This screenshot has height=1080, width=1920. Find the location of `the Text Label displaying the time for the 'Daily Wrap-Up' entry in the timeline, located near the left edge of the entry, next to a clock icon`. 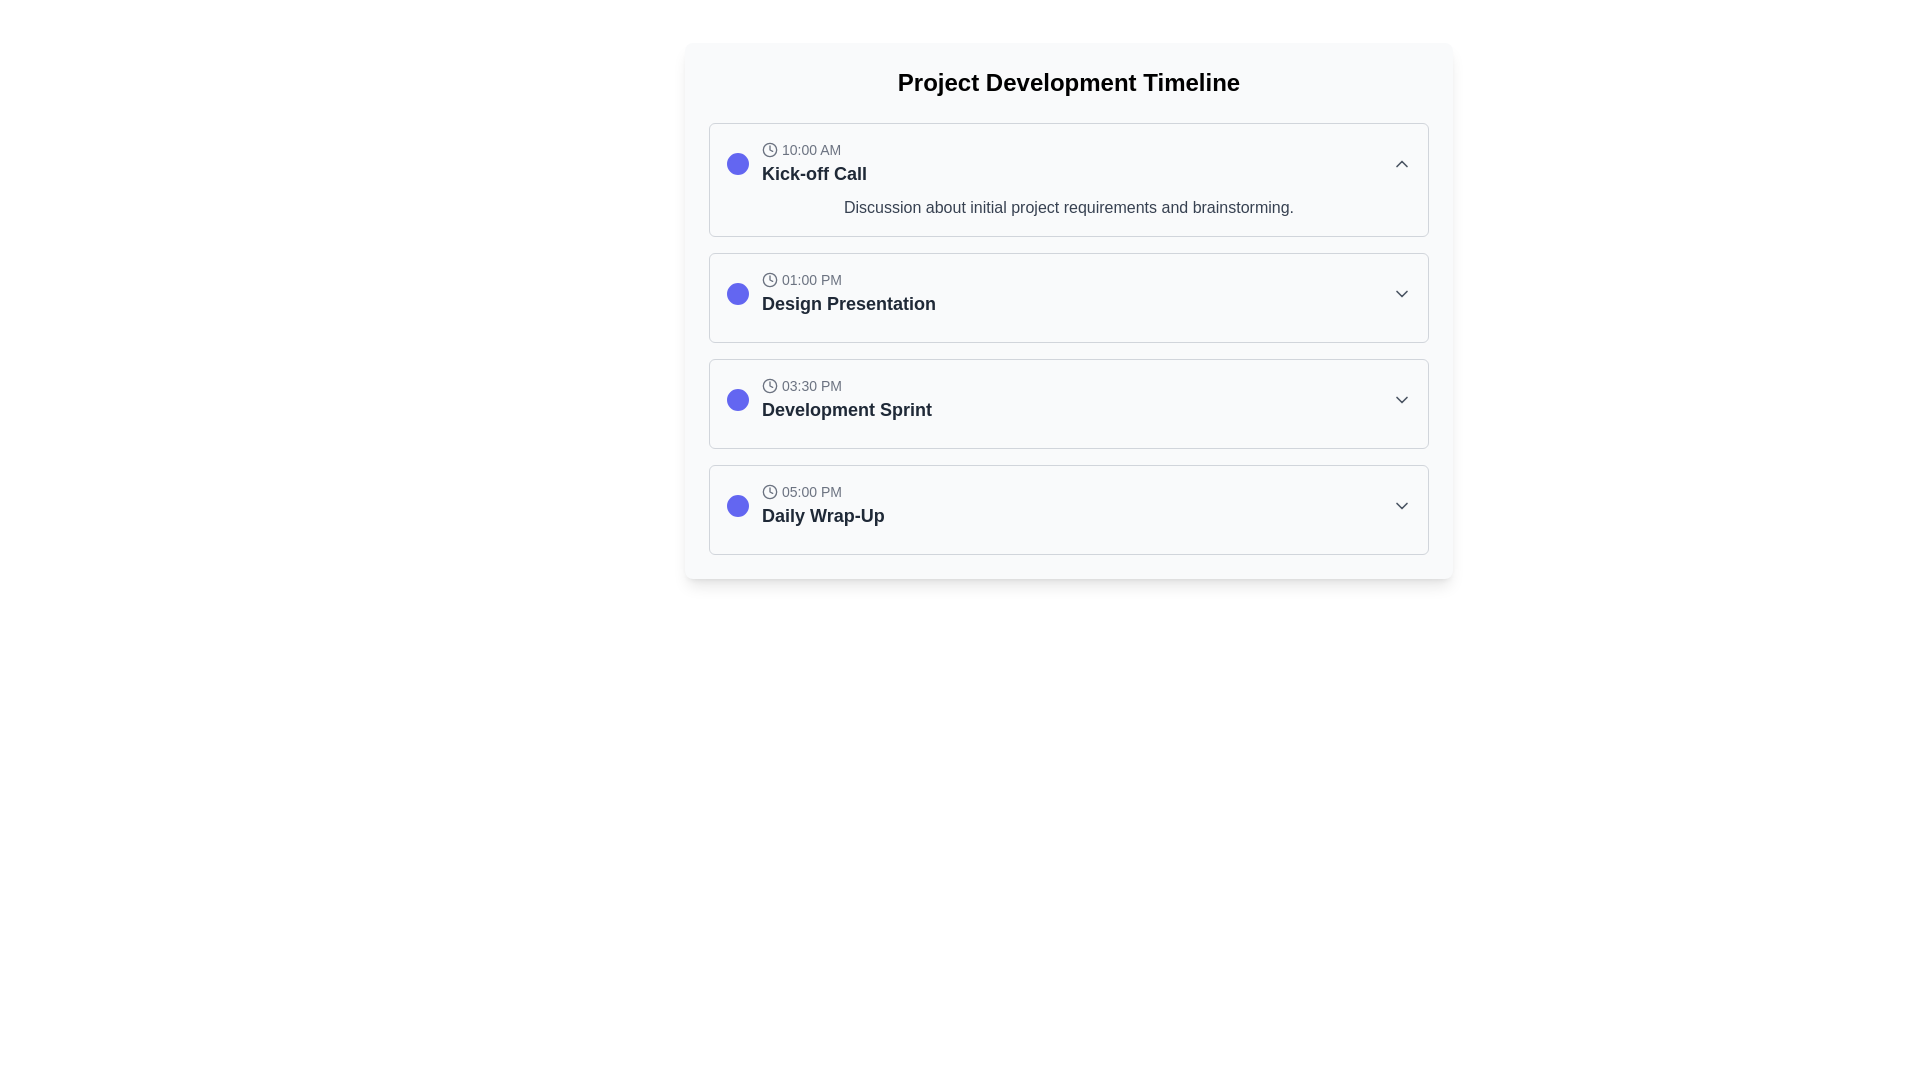

the Text Label displaying the time for the 'Daily Wrap-Up' entry in the timeline, located near the left edge of the entry, next to a clock icon is located at coordinates (823, 492).